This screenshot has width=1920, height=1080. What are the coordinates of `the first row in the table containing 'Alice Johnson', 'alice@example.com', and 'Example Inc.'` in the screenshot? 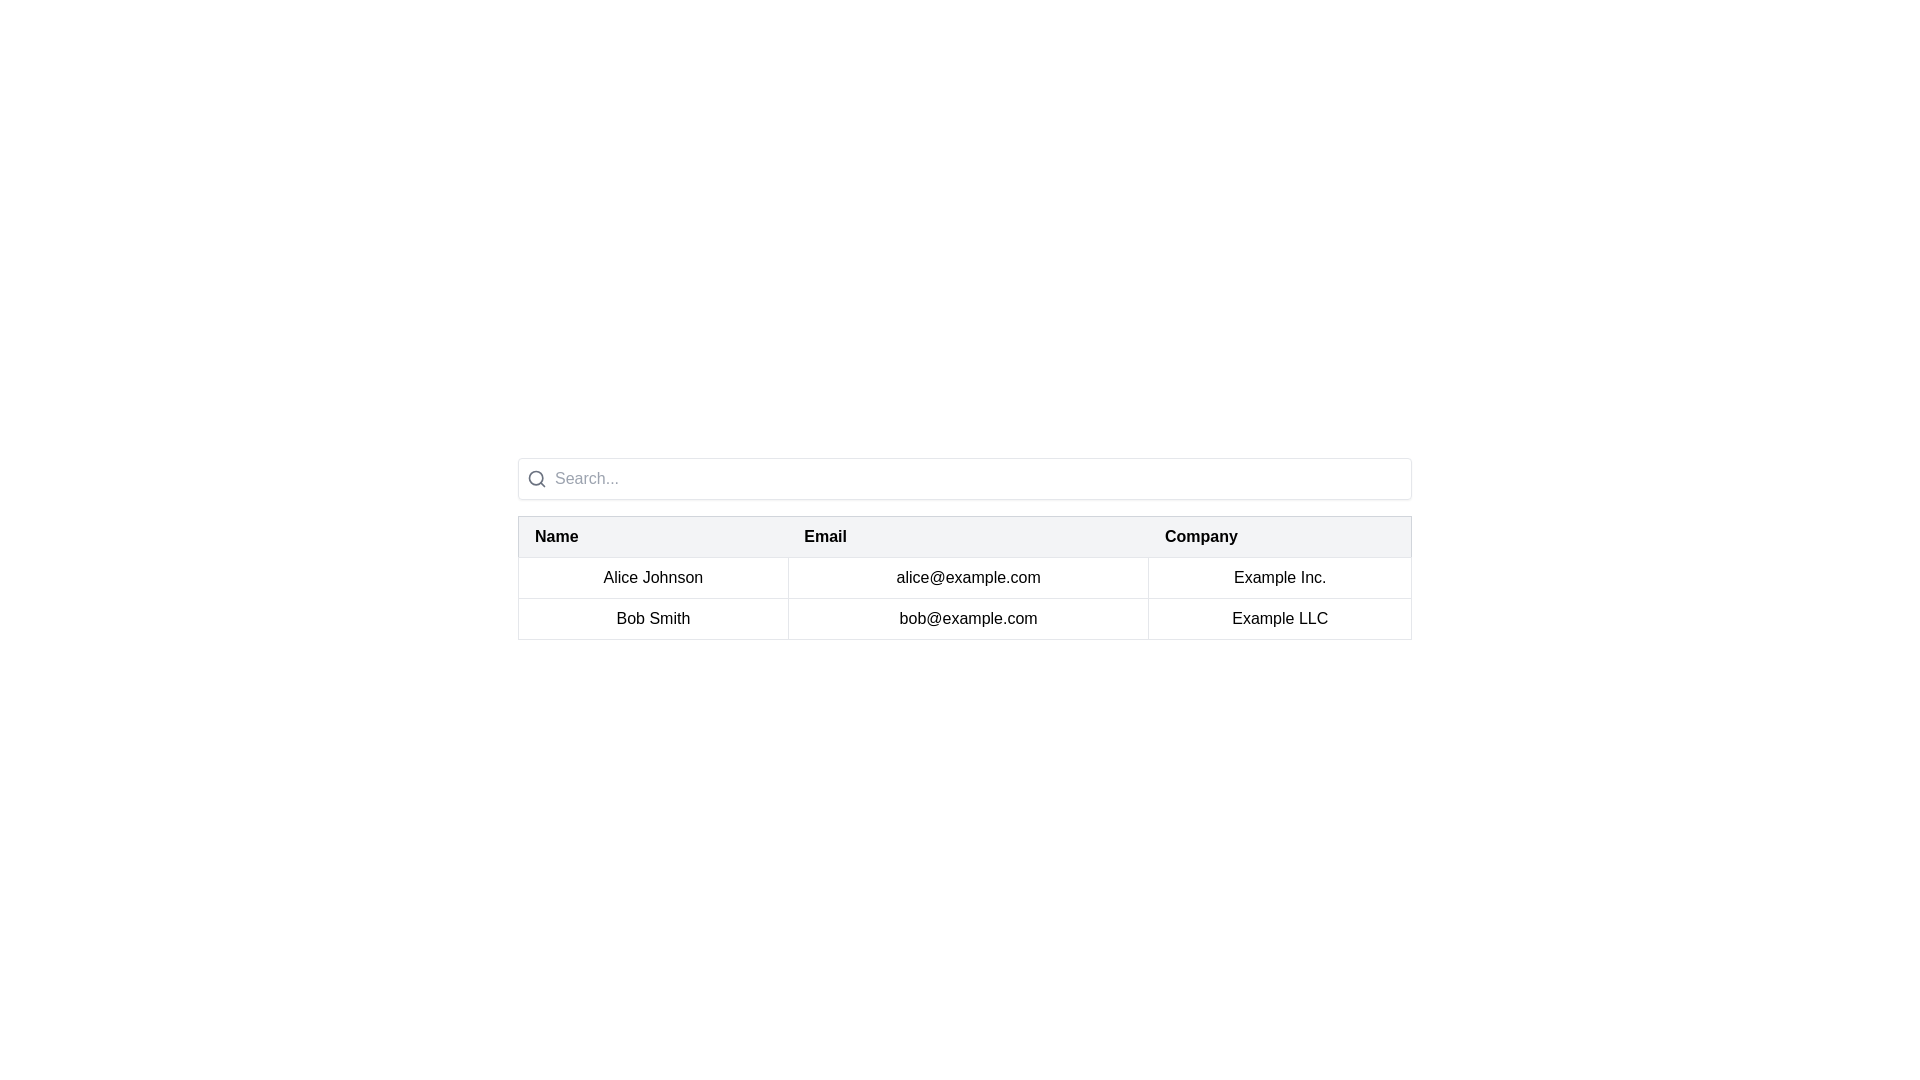 It's located at (964, 578).